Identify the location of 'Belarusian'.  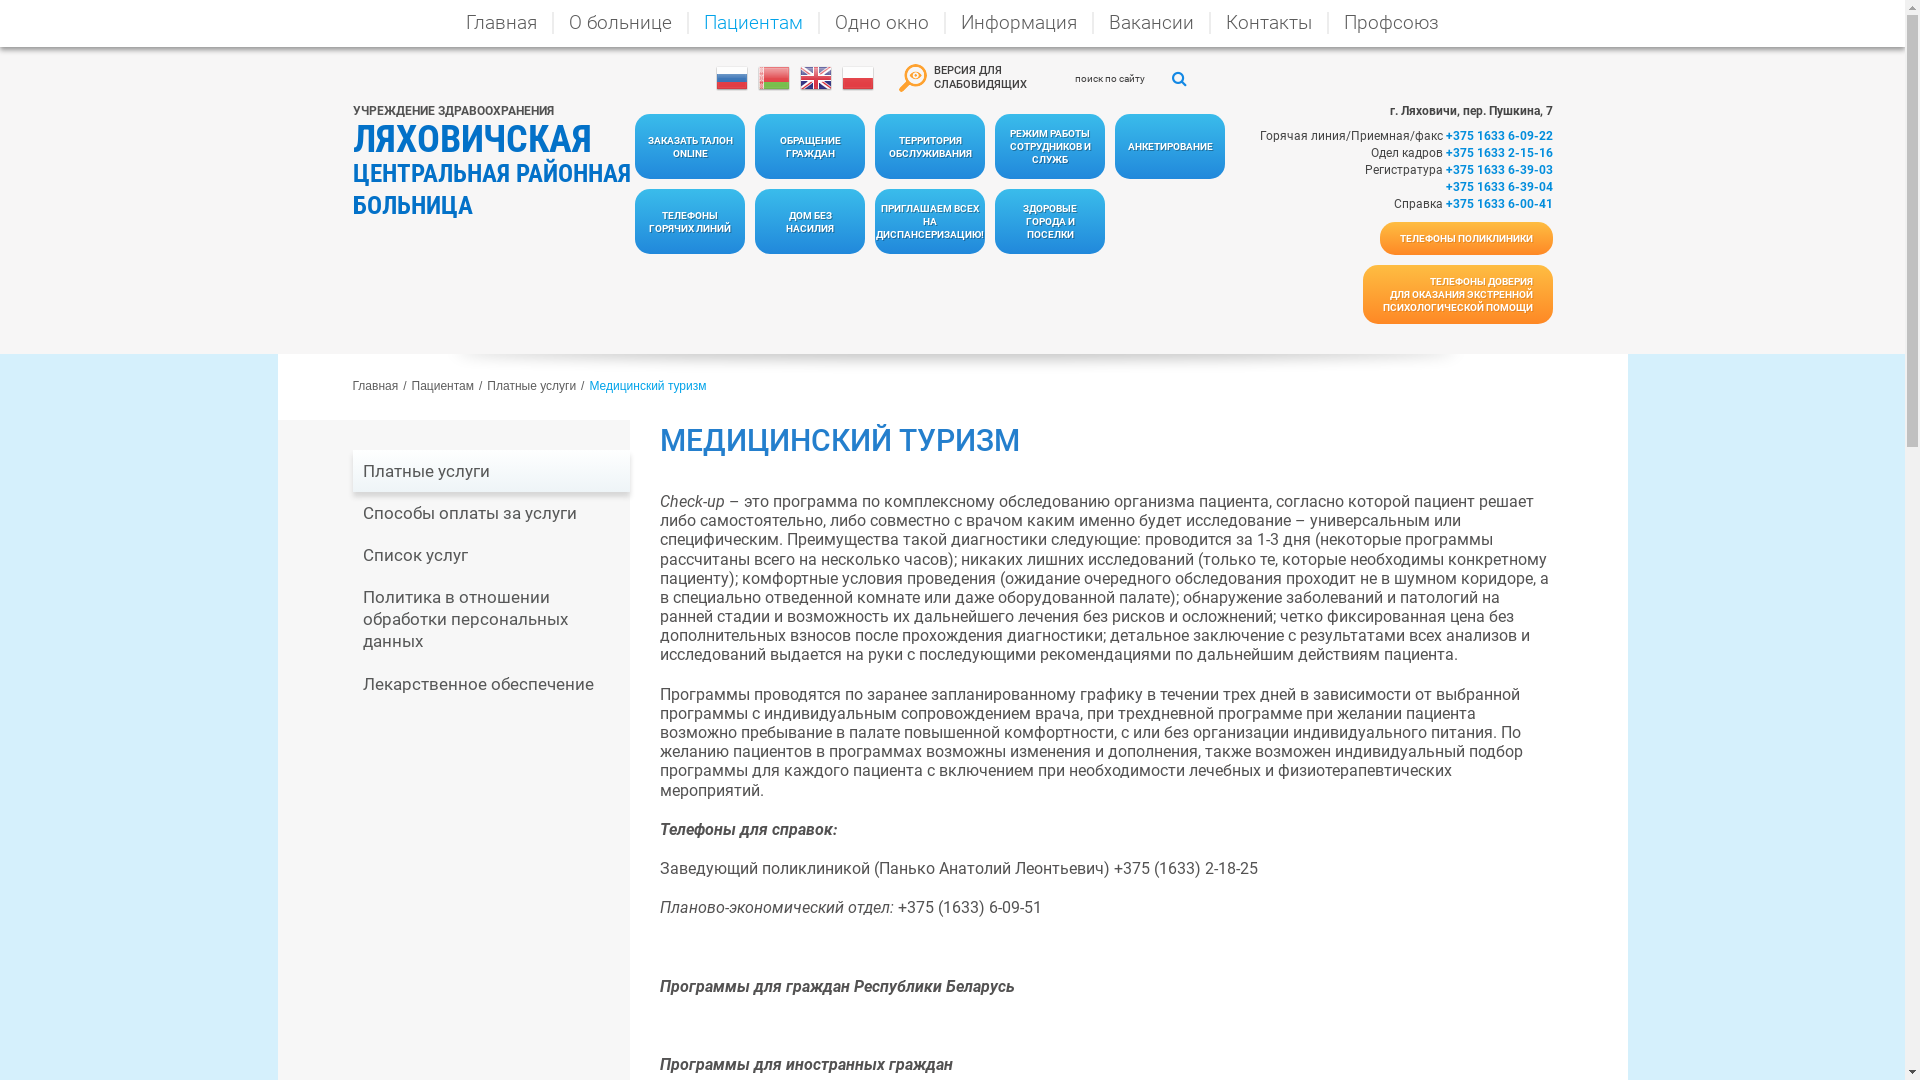
(772, 76).